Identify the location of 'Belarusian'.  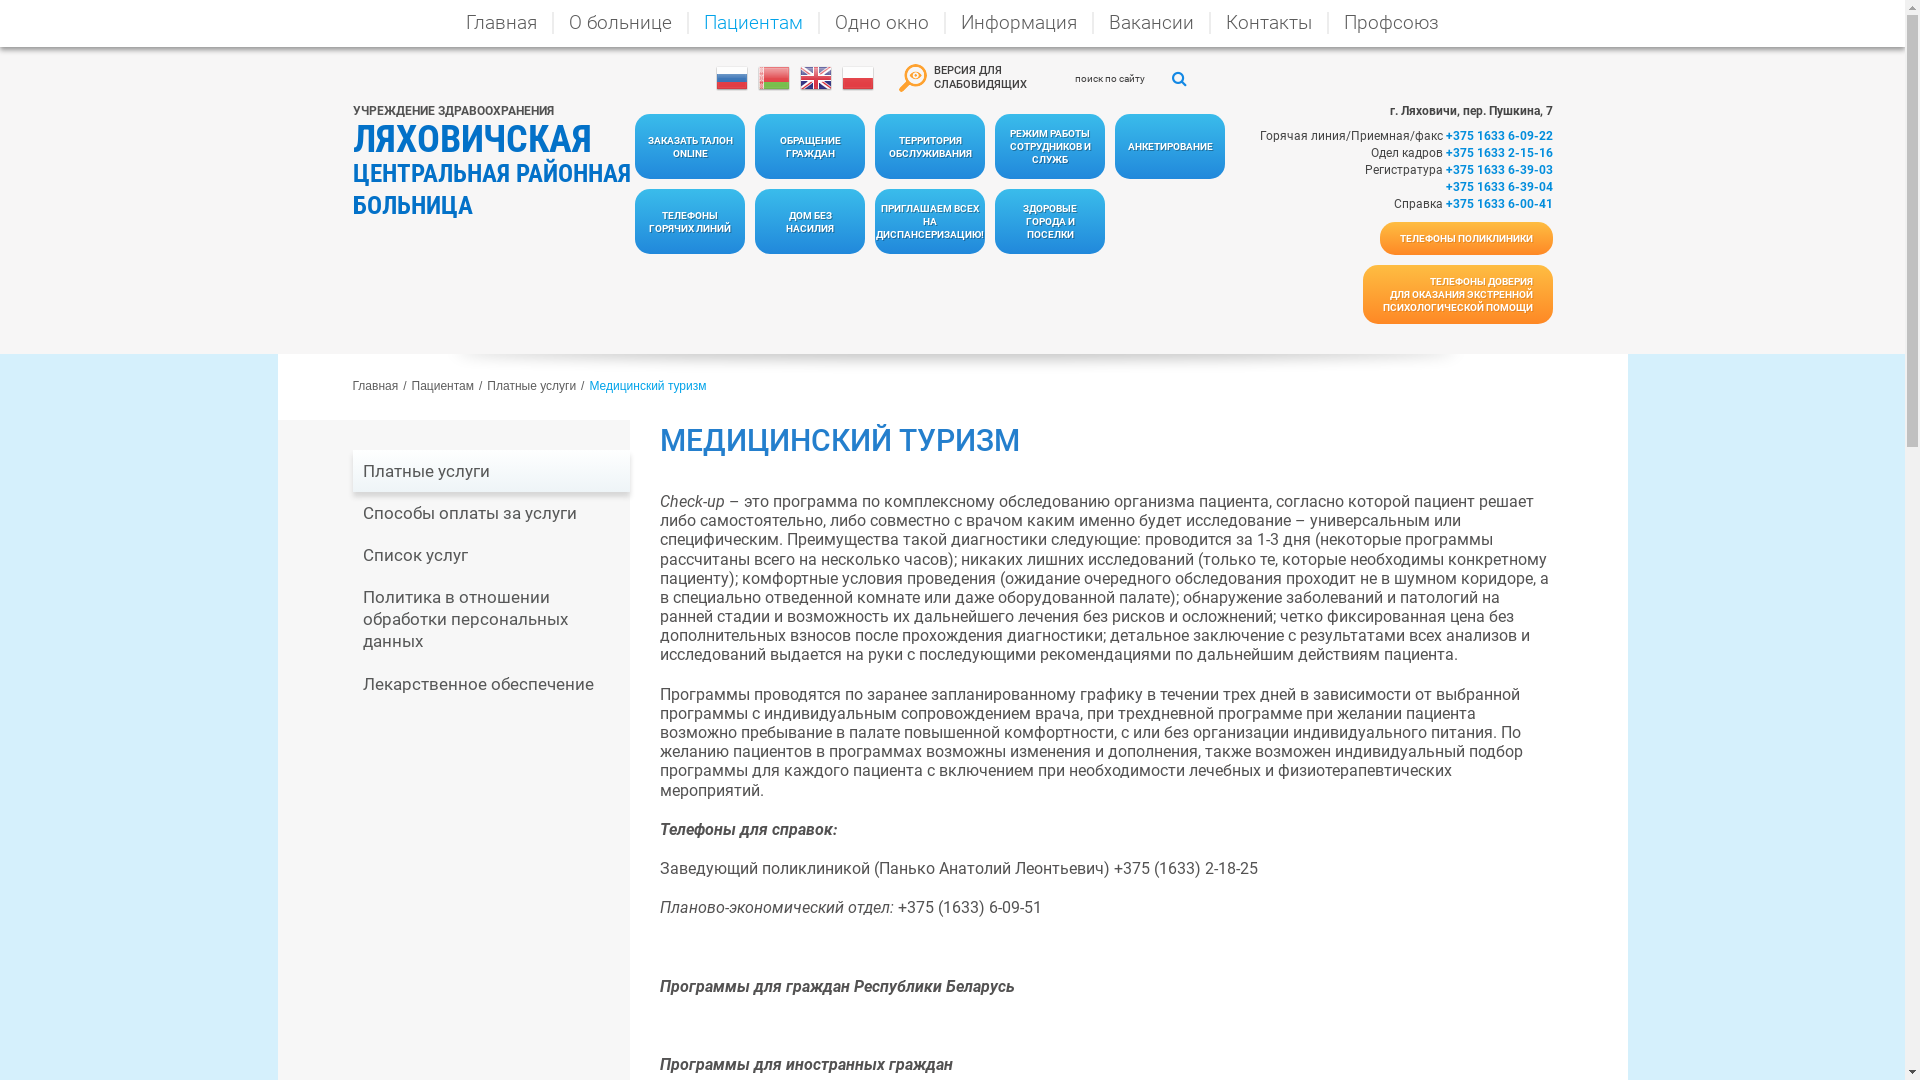
(772, 76).